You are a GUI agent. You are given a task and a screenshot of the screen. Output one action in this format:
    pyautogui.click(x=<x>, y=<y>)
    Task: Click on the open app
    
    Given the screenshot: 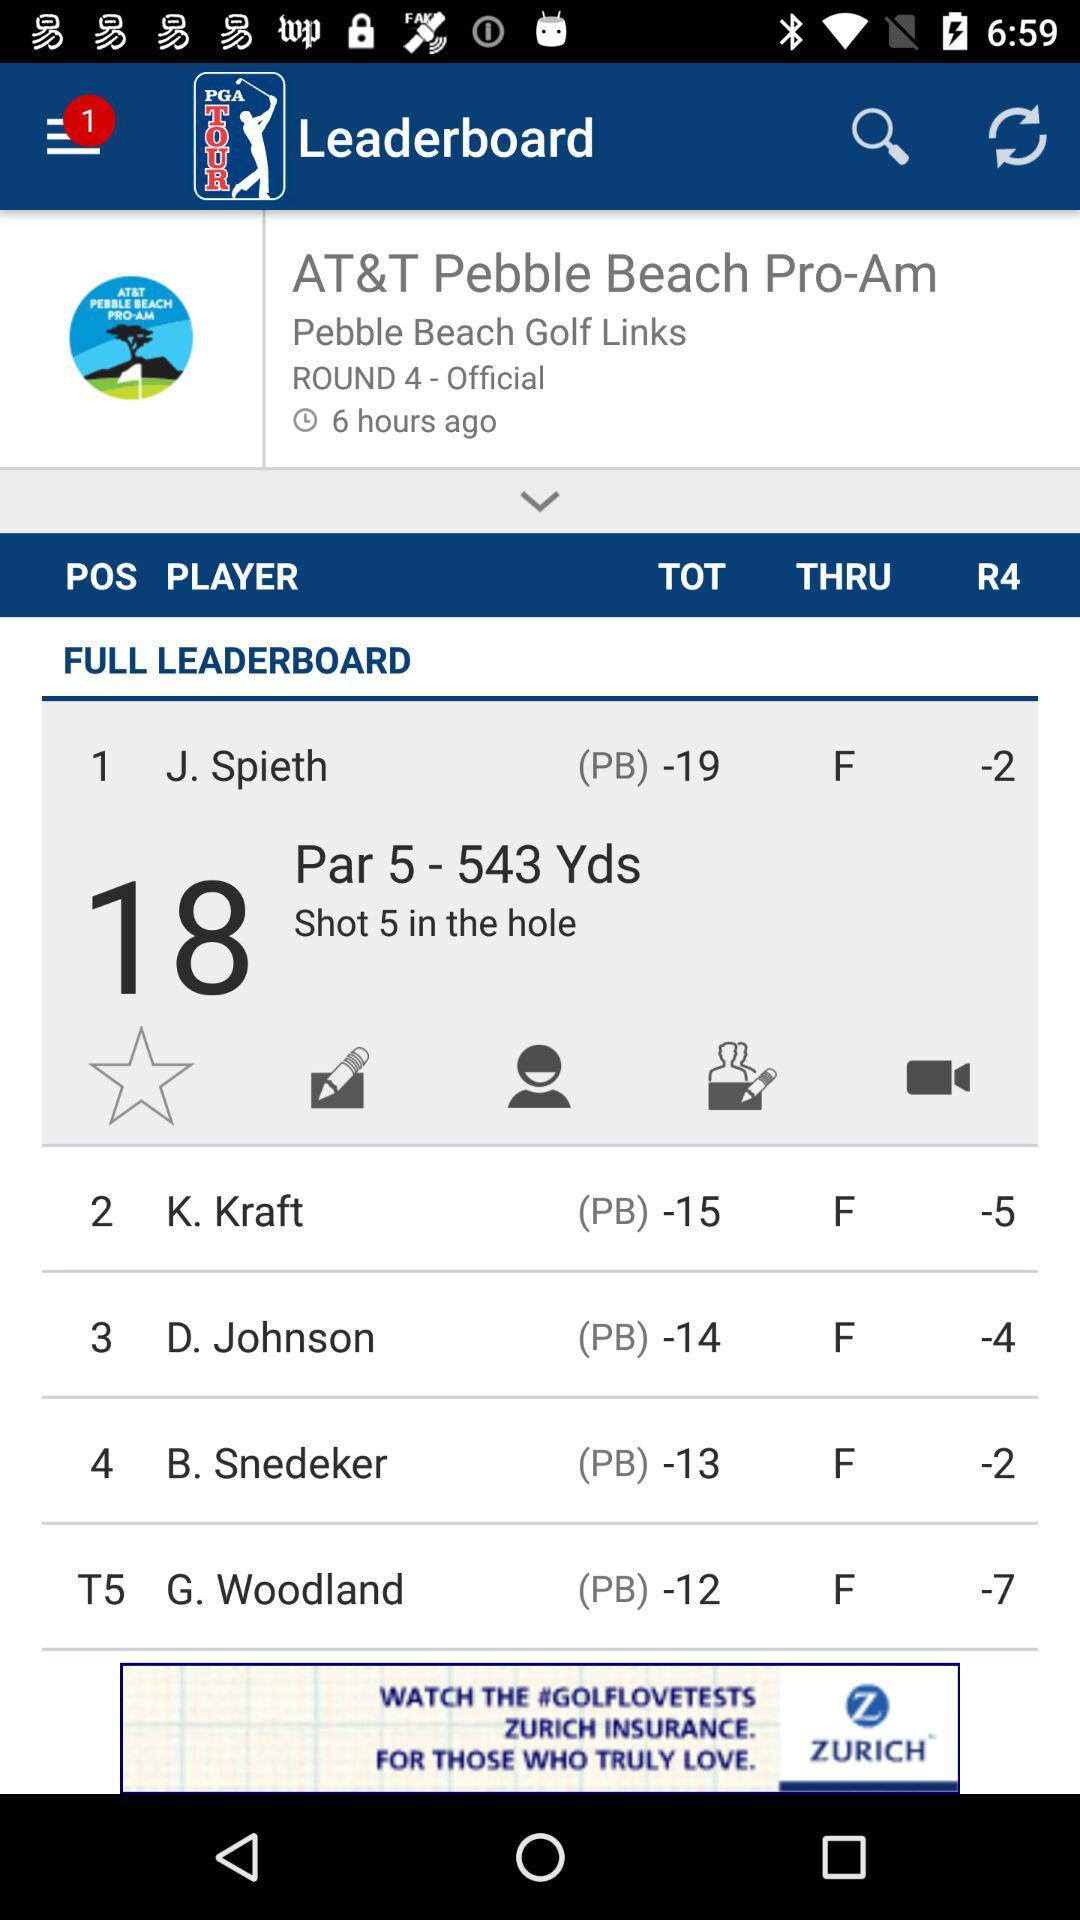 What is the action you would take?
    pyautogui.click(x=540, y=1727)
    